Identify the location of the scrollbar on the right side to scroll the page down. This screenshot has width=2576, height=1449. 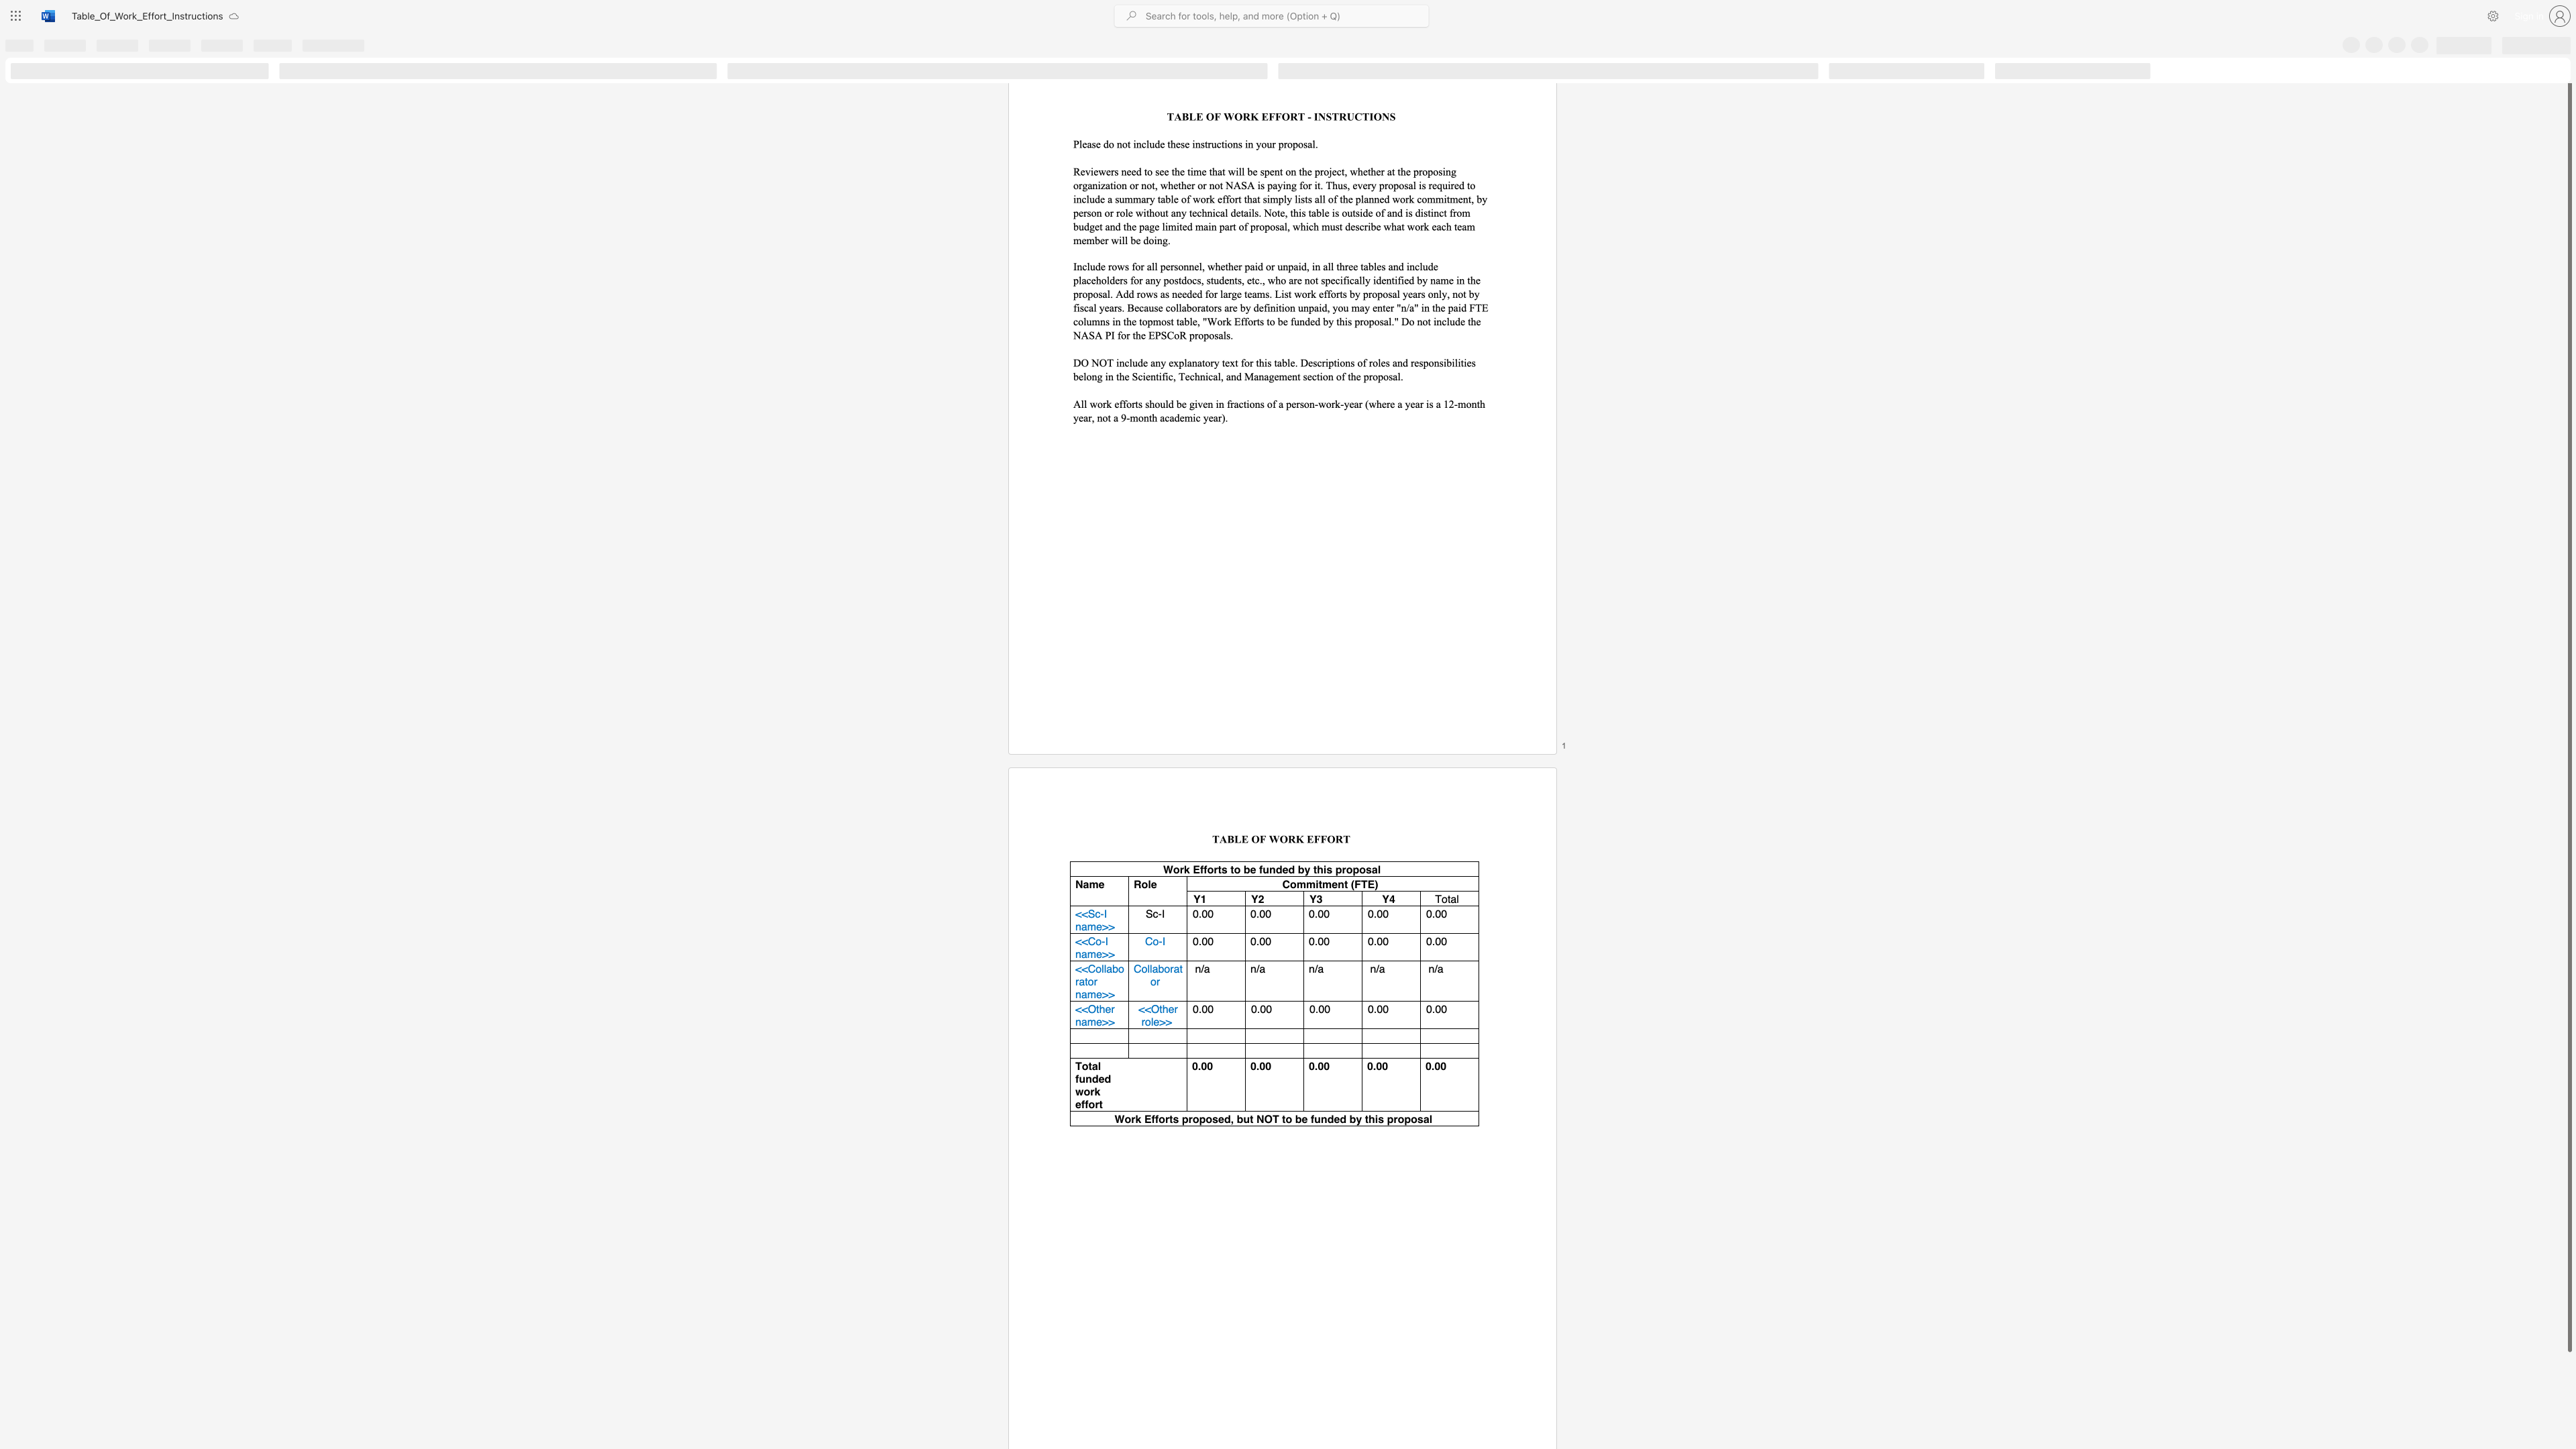
(2568, 1388).